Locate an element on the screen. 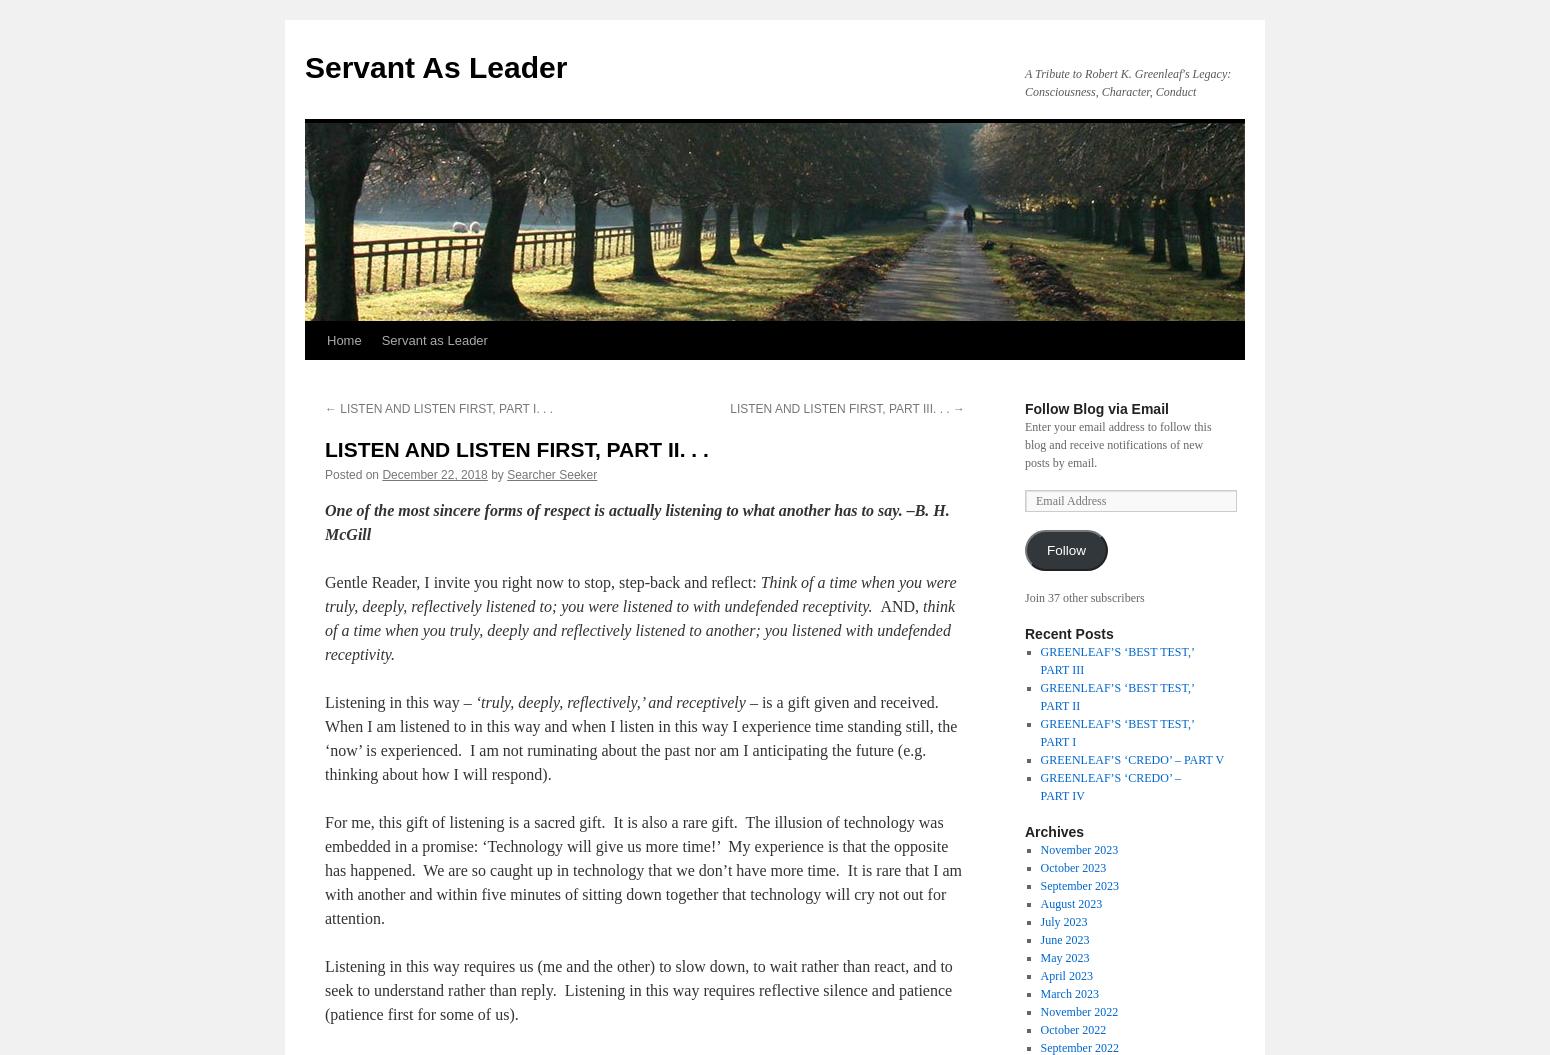 The image size is (1550, 1055). '– is a gift given and received.  When I am listened to in this way and when I listen in this way I experience time standing still, the ‘now’ is experienced.  I am not ruminating about the past nor am I anticipating the future (e.g. thinking about how I will respond).' is located at coordinates (639, 738).